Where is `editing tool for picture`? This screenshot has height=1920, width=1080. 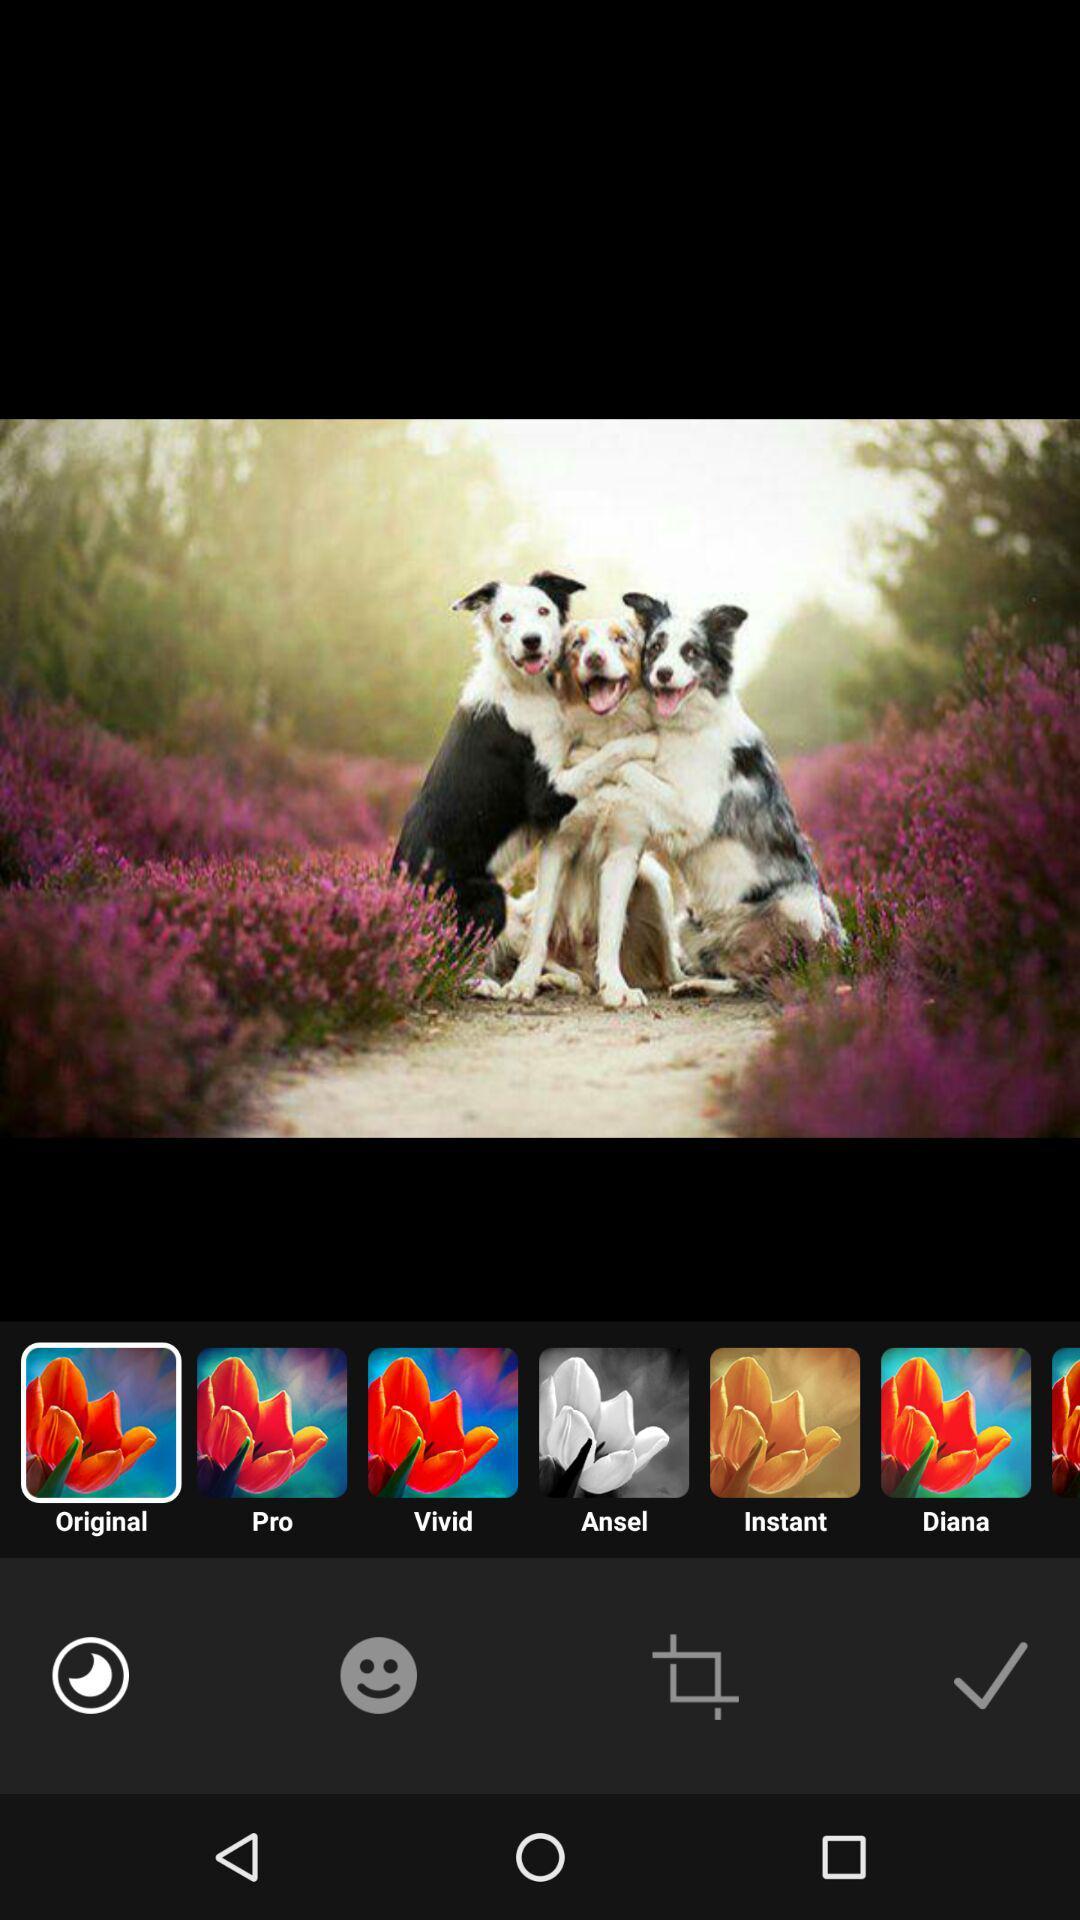
editing tool for picture is located at coordinates (90, 1675).